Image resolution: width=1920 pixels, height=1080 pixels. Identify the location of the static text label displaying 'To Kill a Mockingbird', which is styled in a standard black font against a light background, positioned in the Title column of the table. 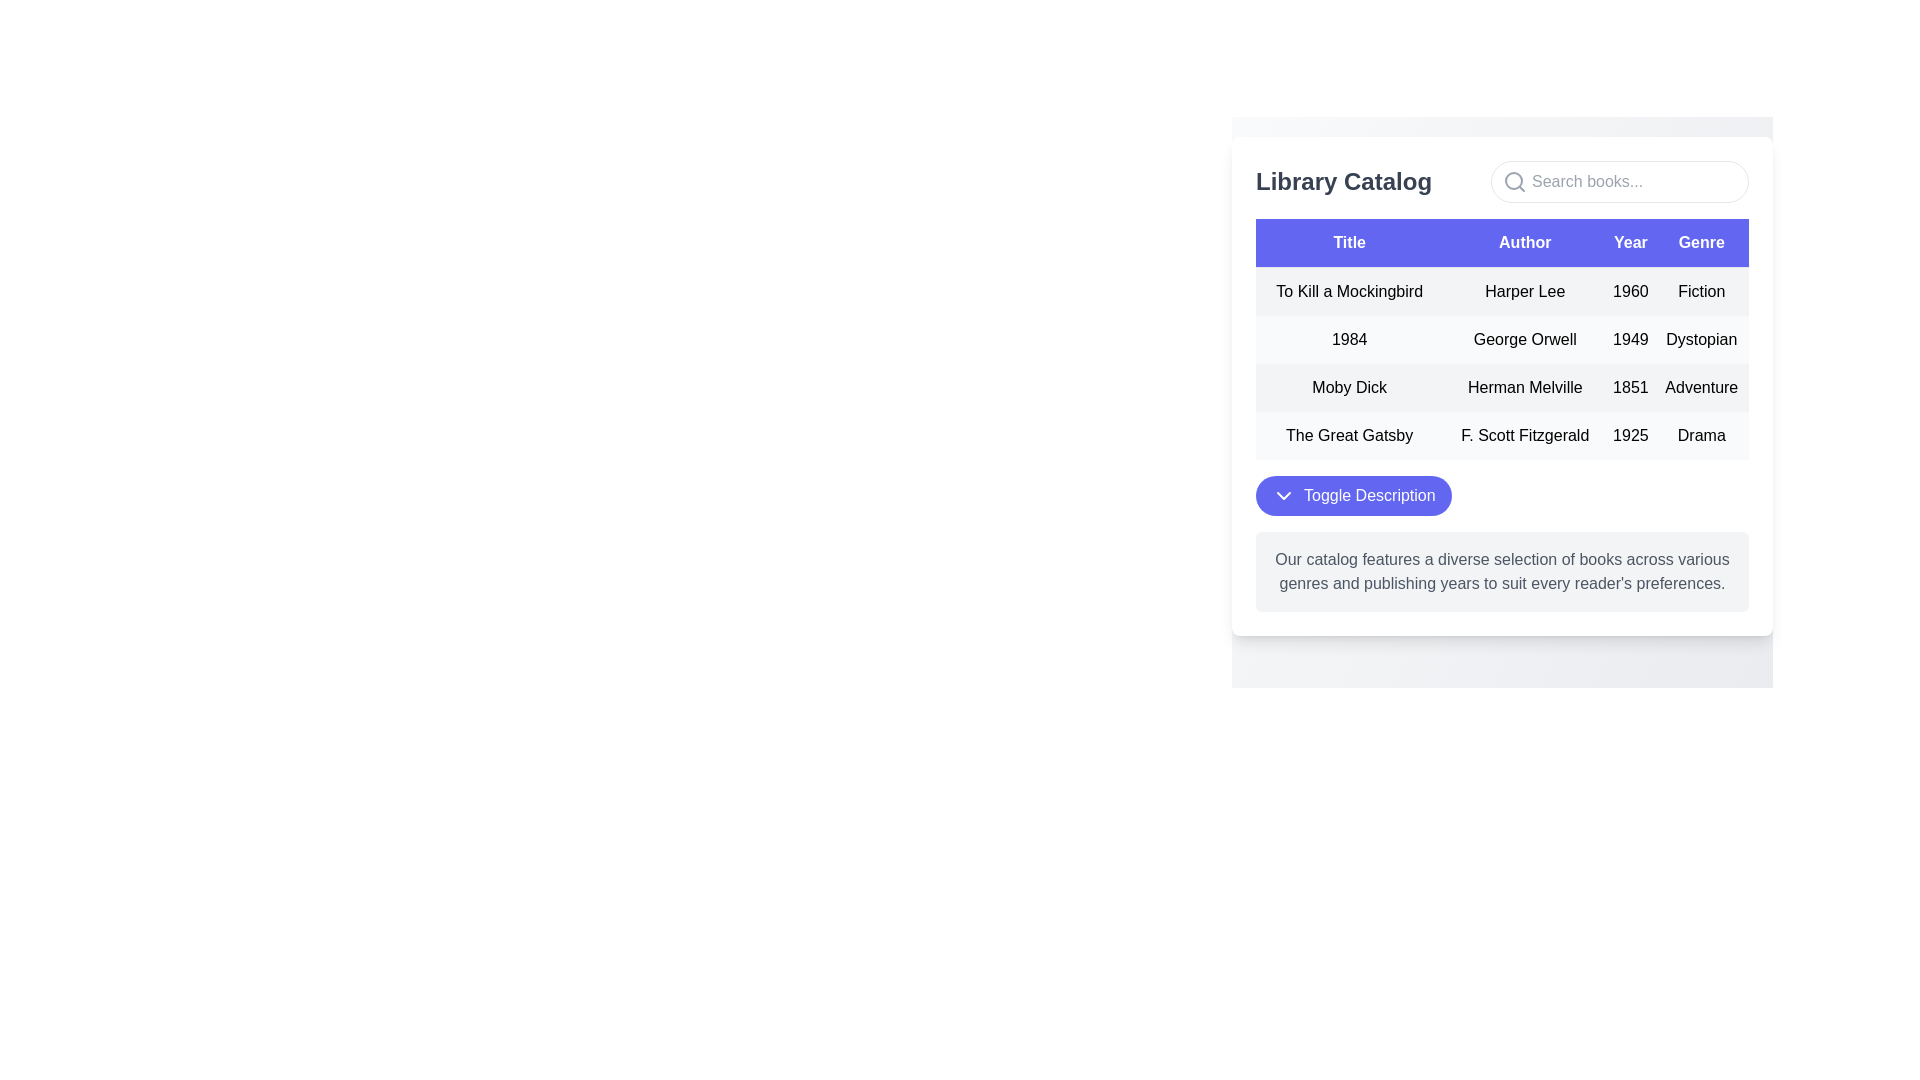
(1349, 291).